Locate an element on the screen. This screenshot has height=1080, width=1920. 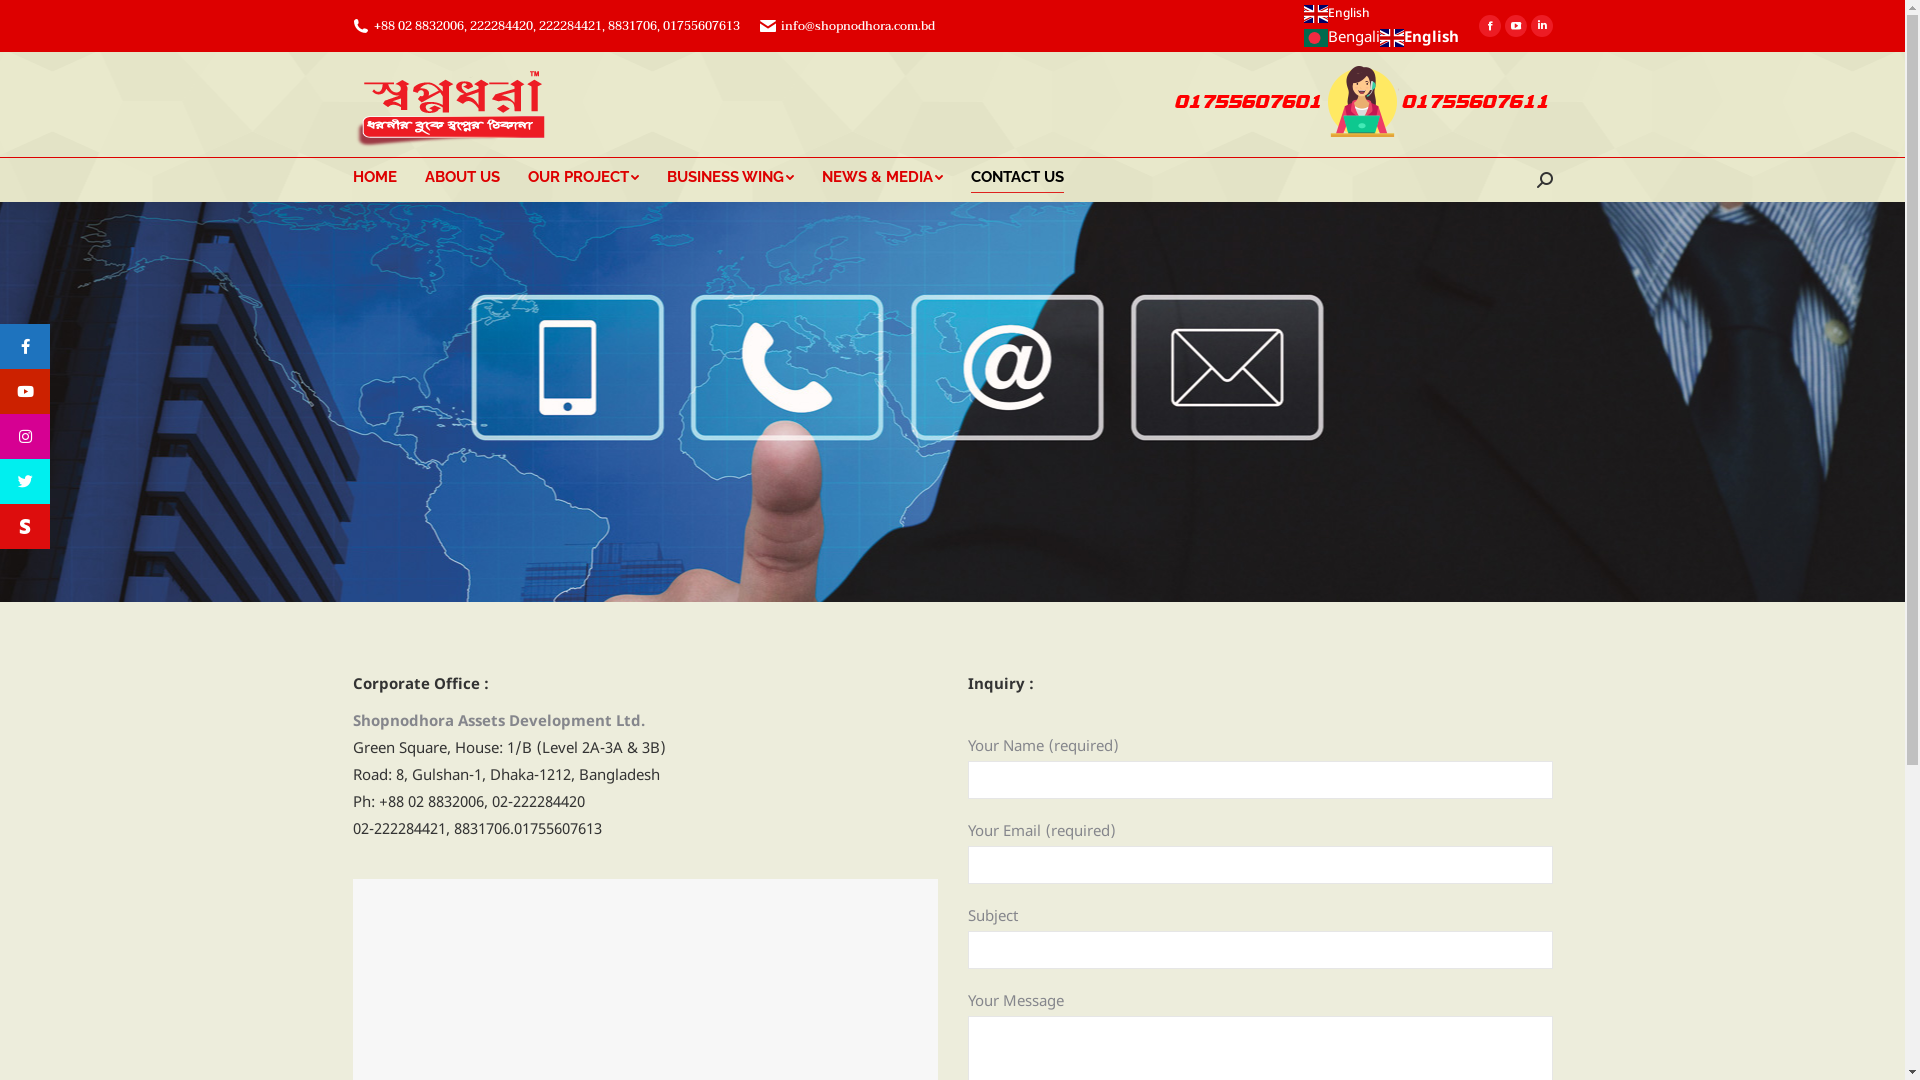
'HOME' is located at coordinates (388, 176).